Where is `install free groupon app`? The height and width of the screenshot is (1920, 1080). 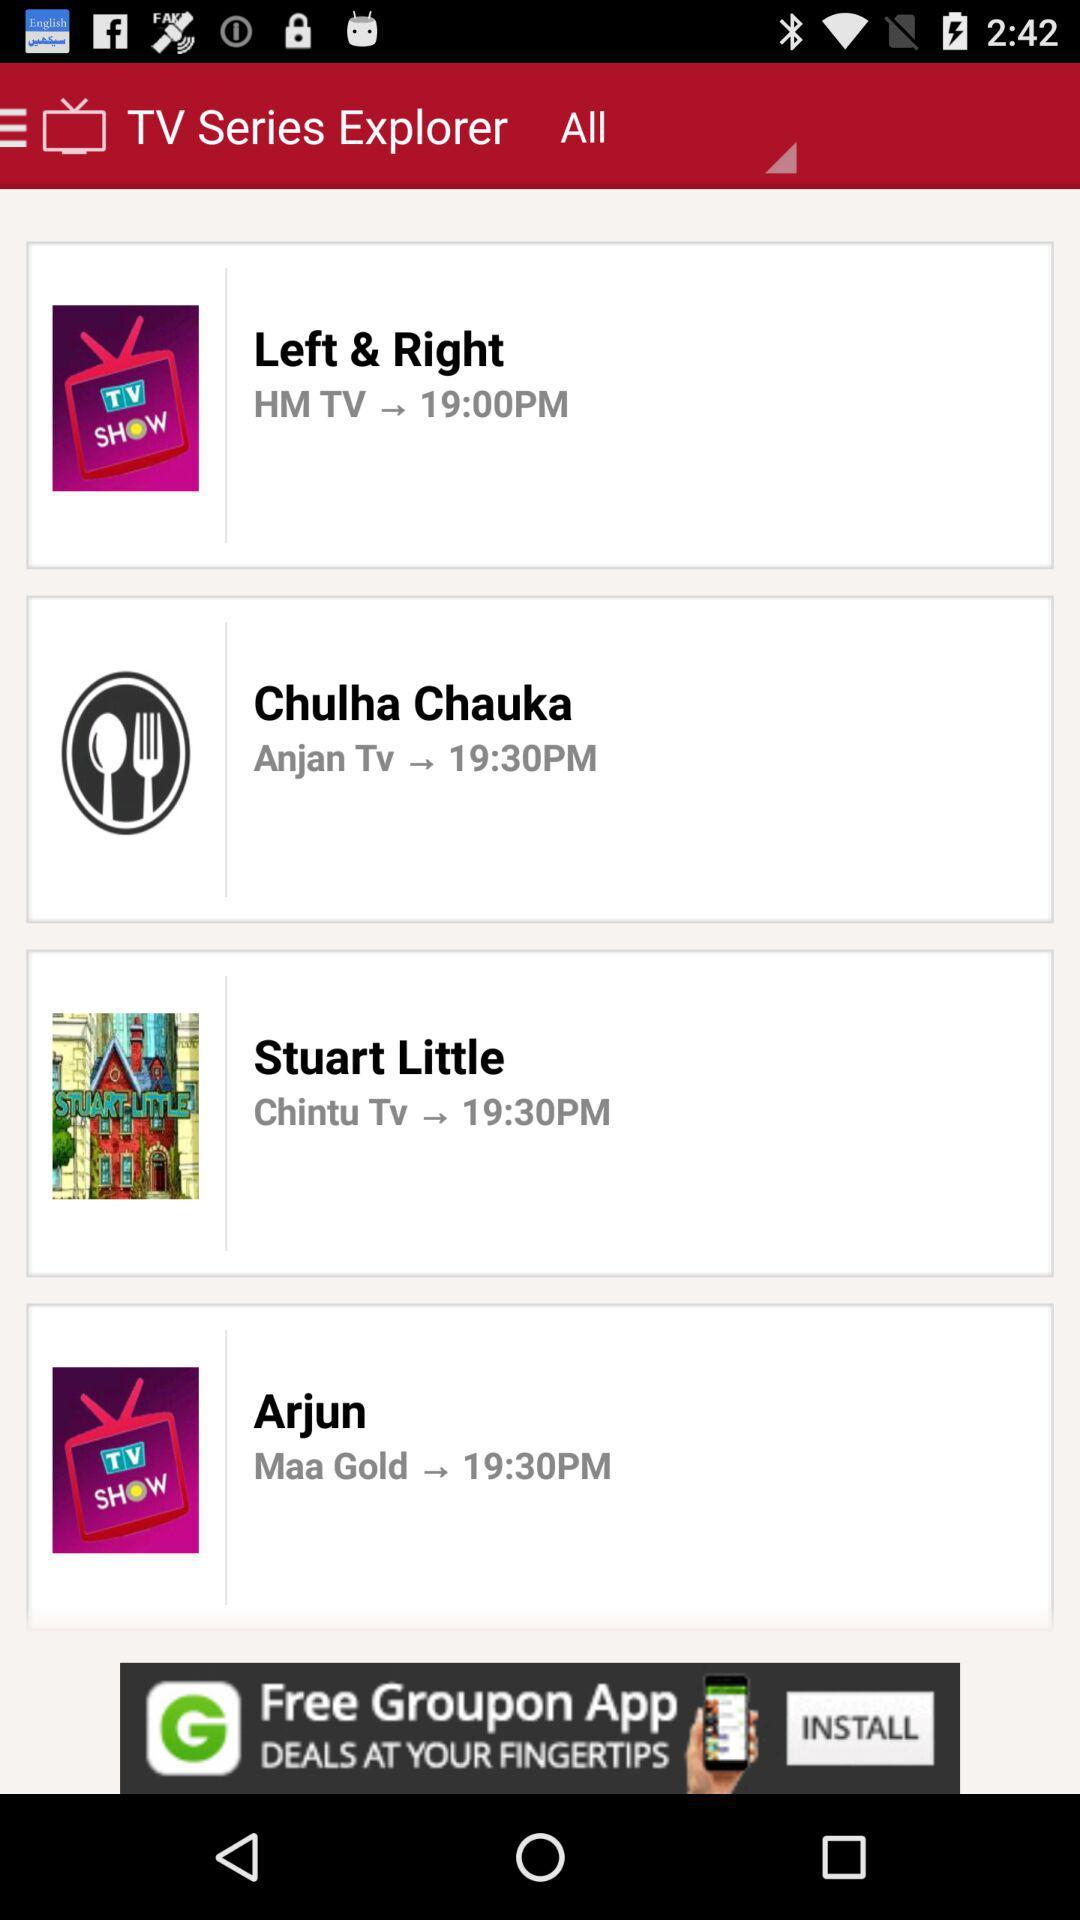 install free groupon app is located at coordinates (540, 1727).